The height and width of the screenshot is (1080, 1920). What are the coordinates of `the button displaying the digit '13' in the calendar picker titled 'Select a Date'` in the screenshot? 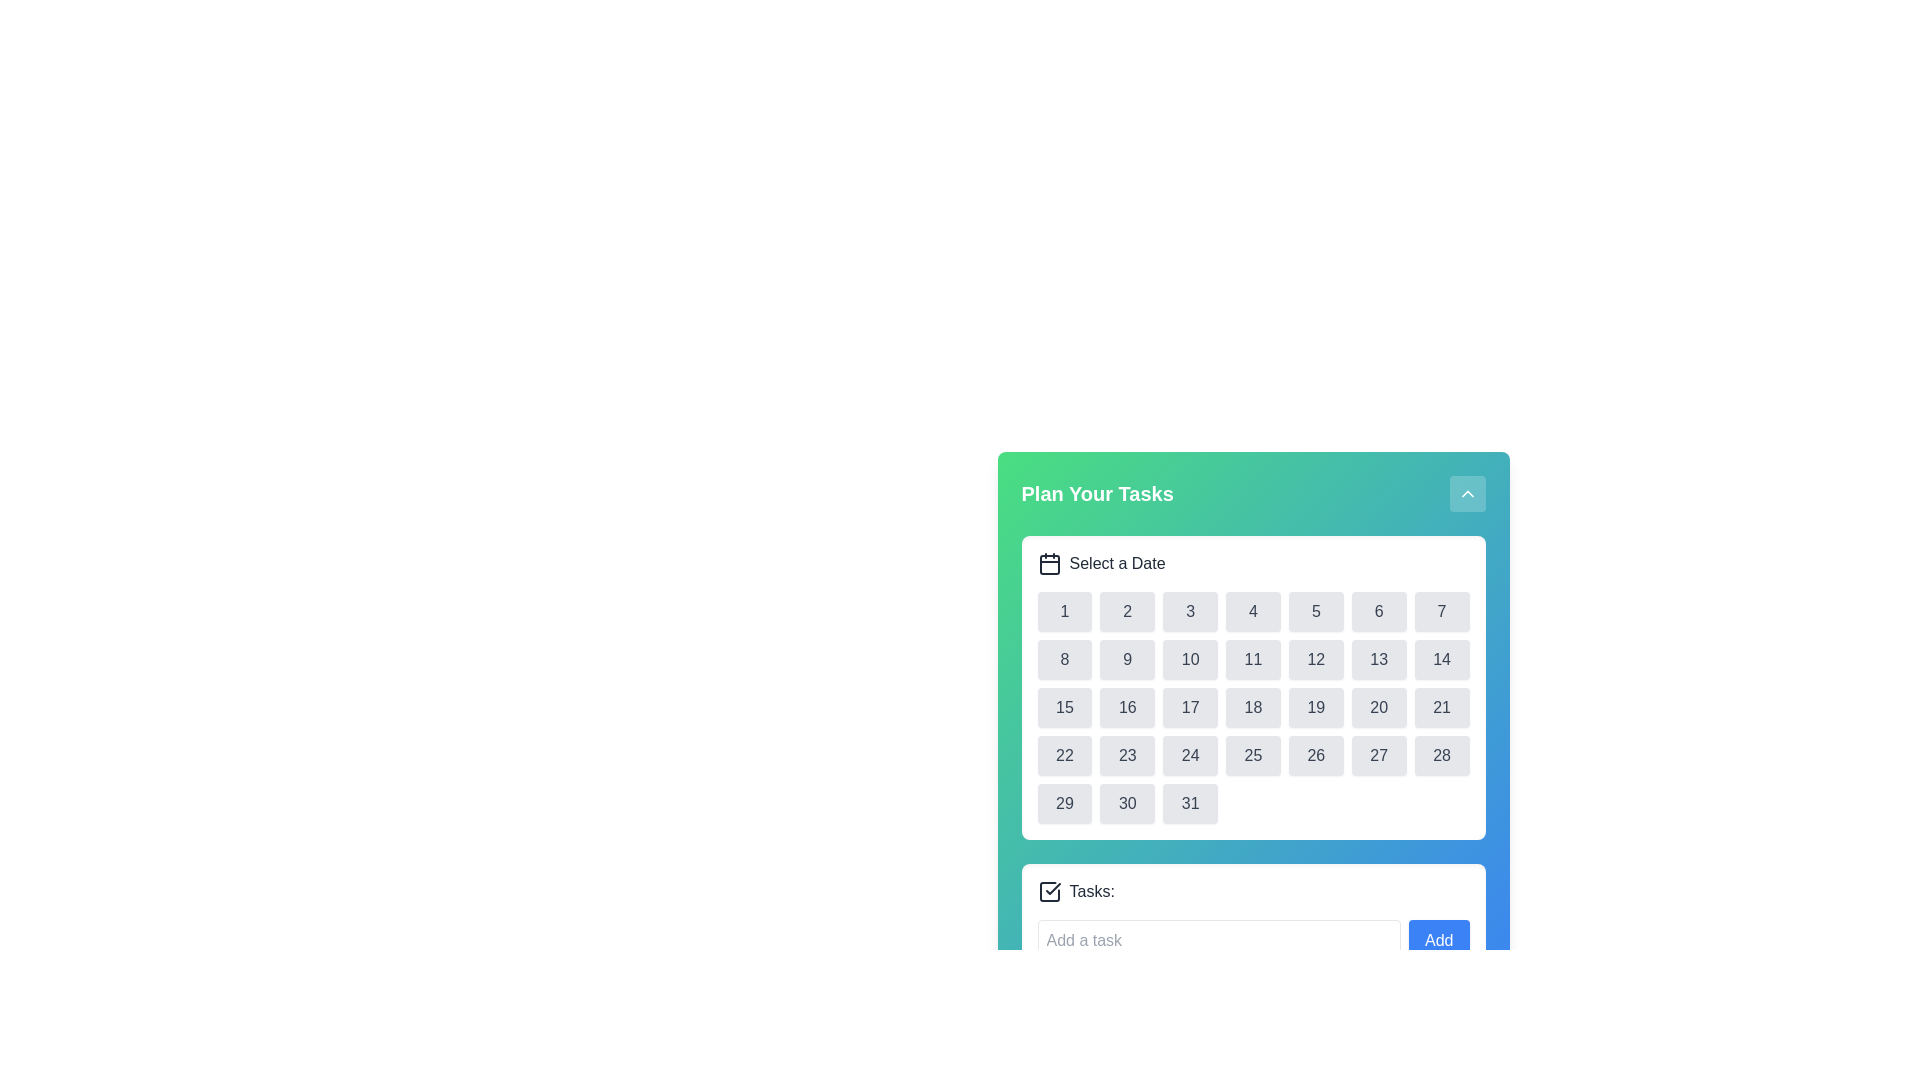 It's located at (1378, 659).